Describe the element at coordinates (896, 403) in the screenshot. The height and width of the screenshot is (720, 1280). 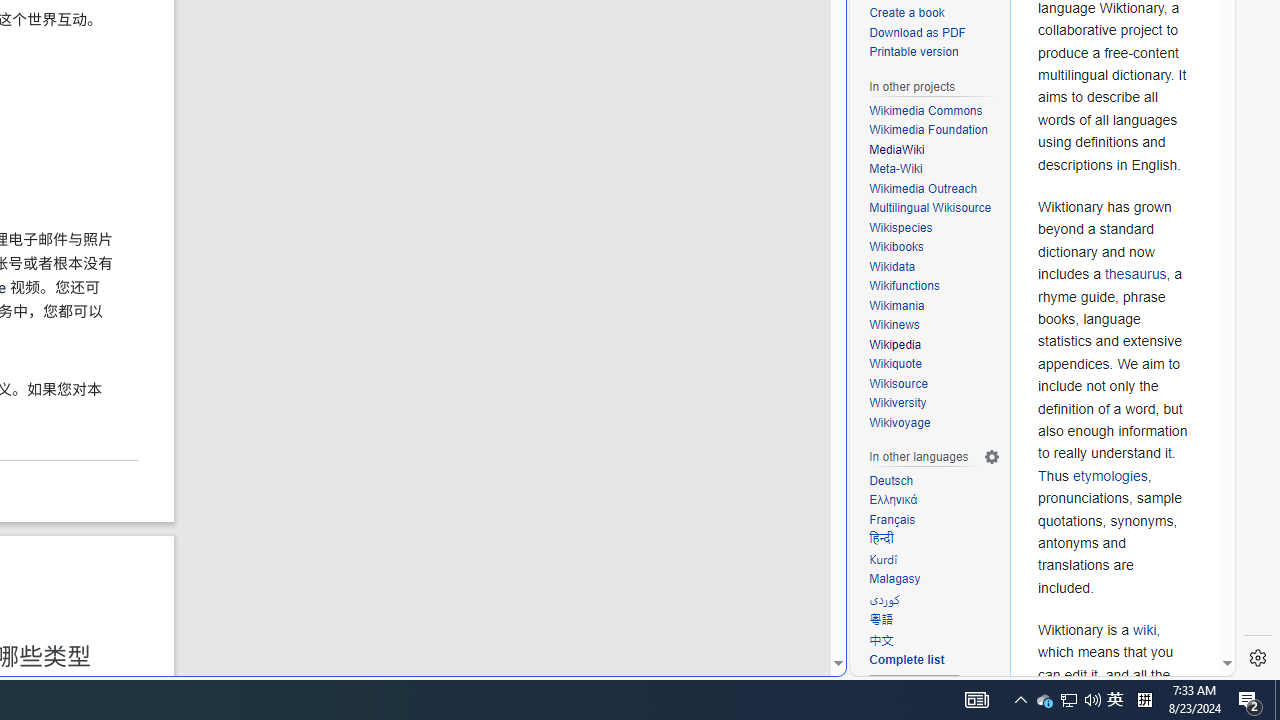
I see `'Wikiversity'` at that location.